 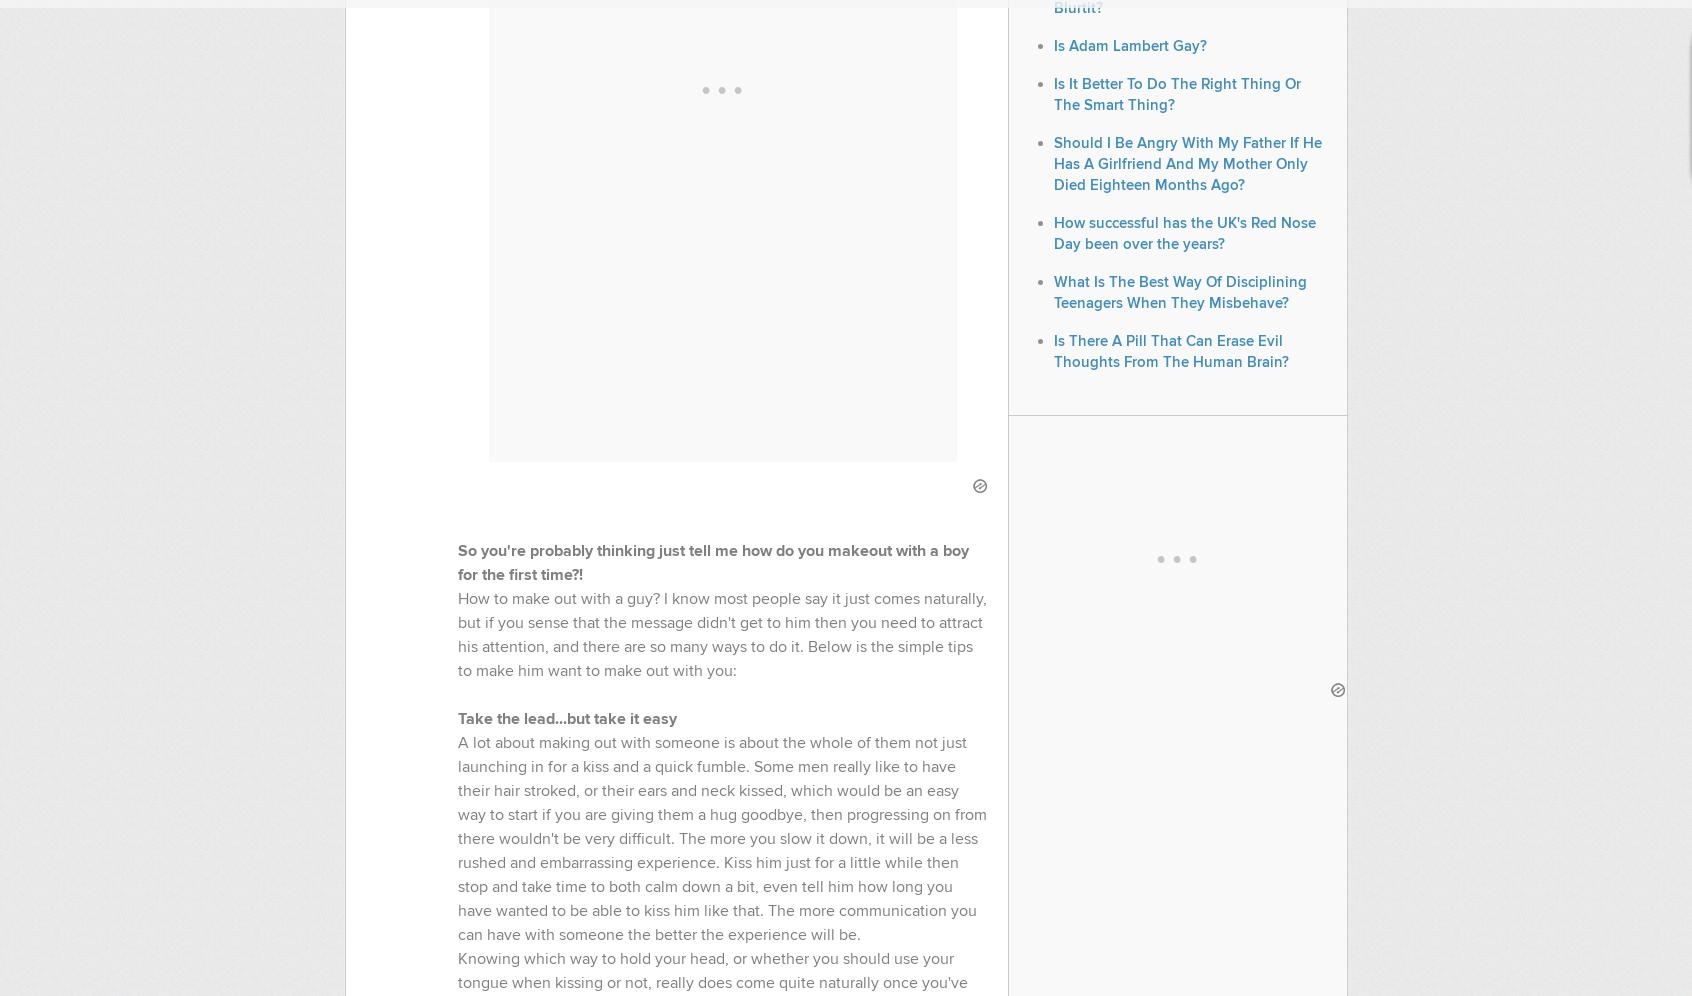 I want to click on 'Is There A Pill That Can Erase Evil Thoughts From The Human Brain?', so click(x=1169, y=351).